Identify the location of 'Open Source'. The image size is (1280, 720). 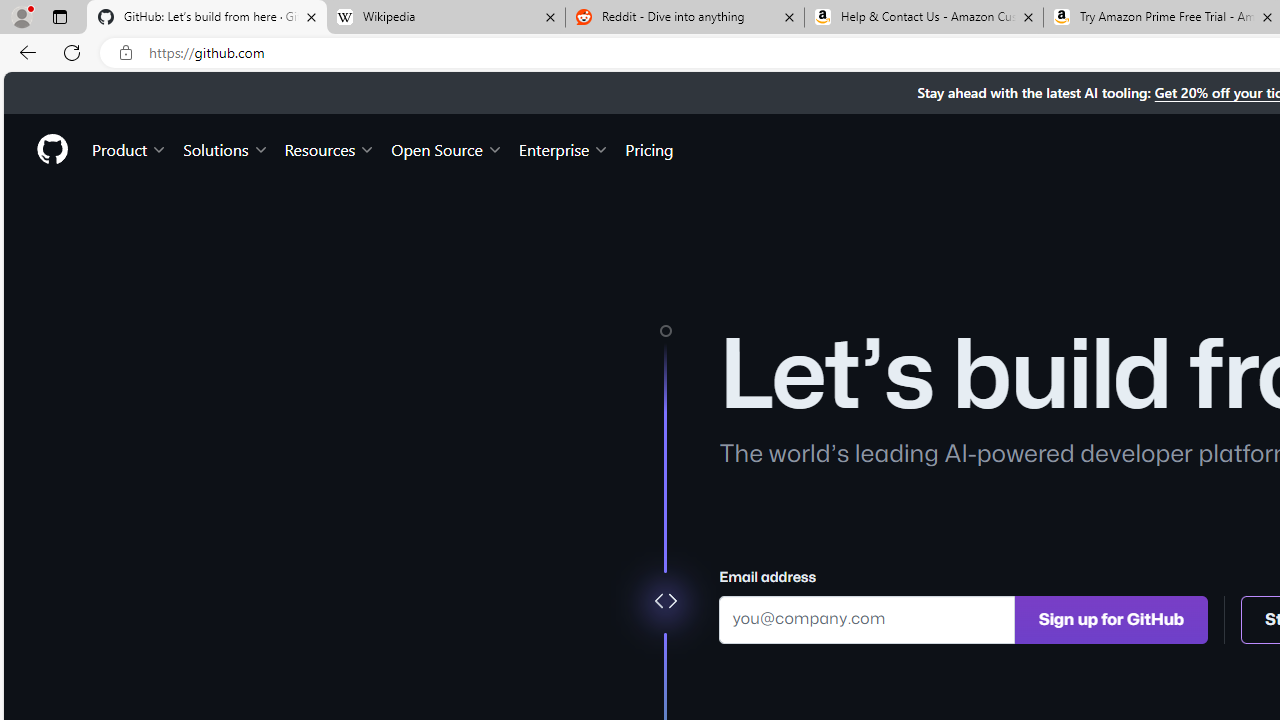
(445, 148).